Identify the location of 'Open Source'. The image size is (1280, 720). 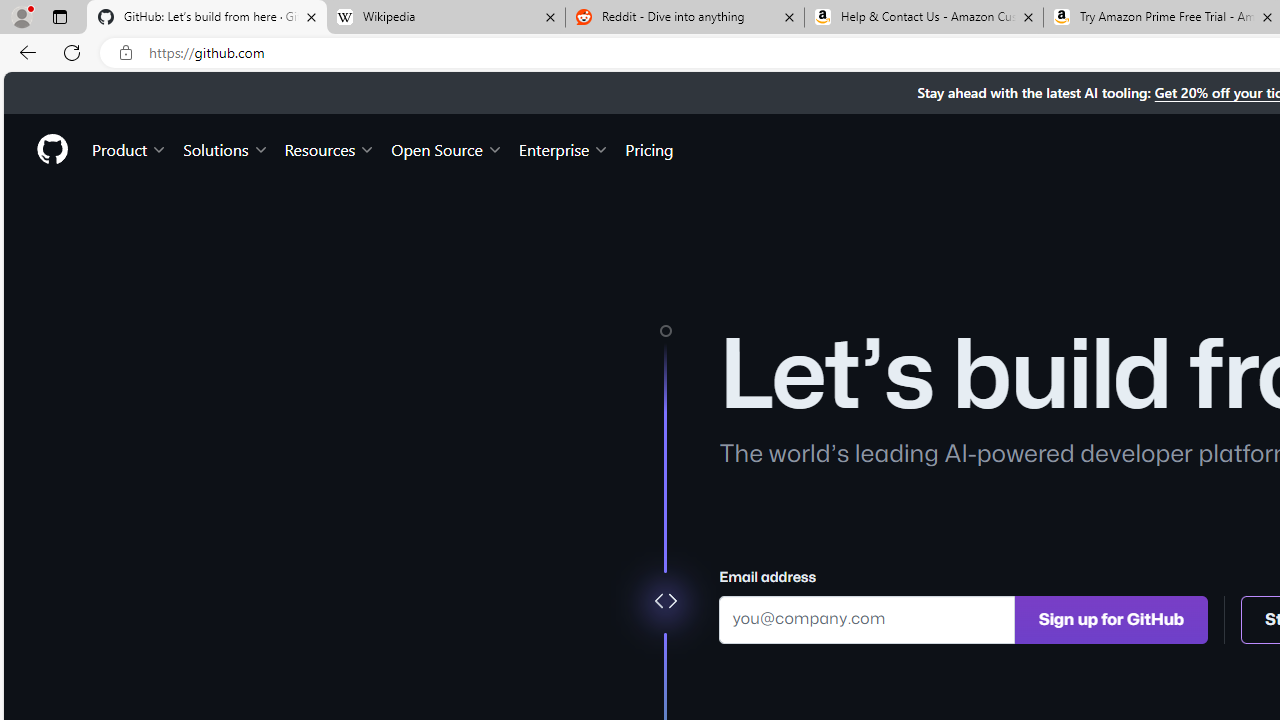
(445, 148).